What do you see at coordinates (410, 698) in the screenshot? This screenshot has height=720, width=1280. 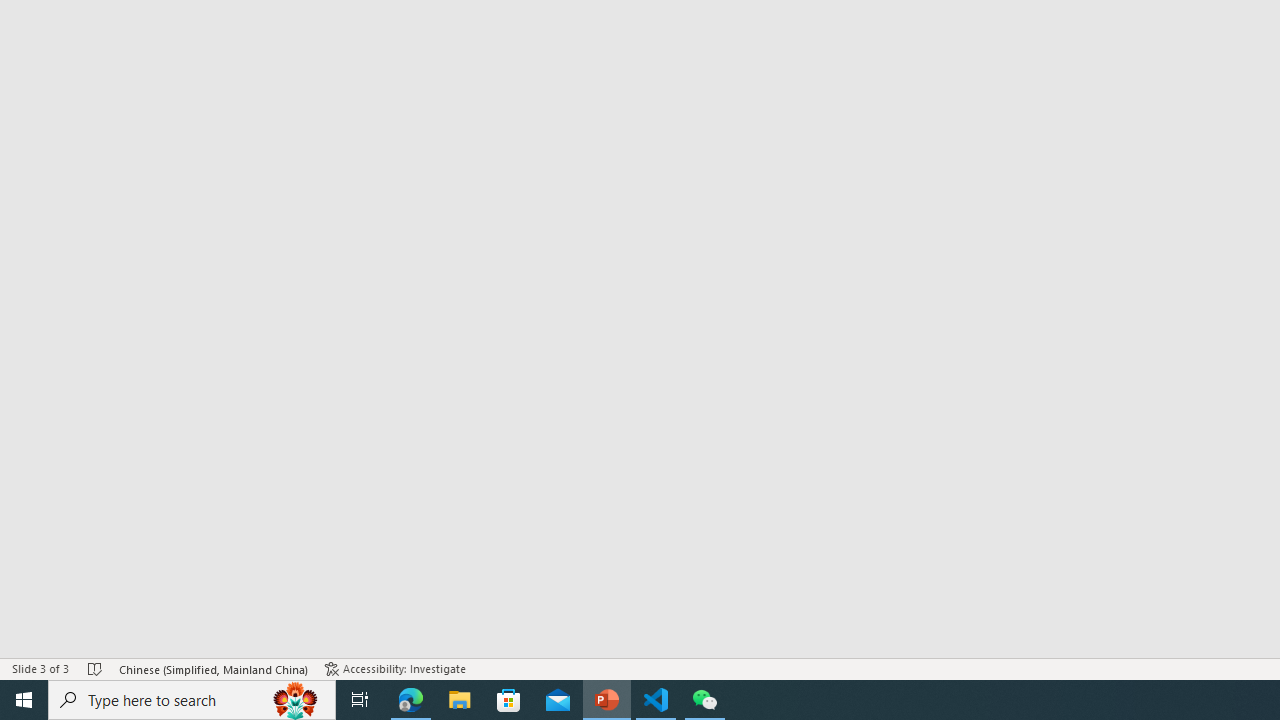 I see `'Microsoft Edge - 1 running window'` at bounding box center [410, 698].